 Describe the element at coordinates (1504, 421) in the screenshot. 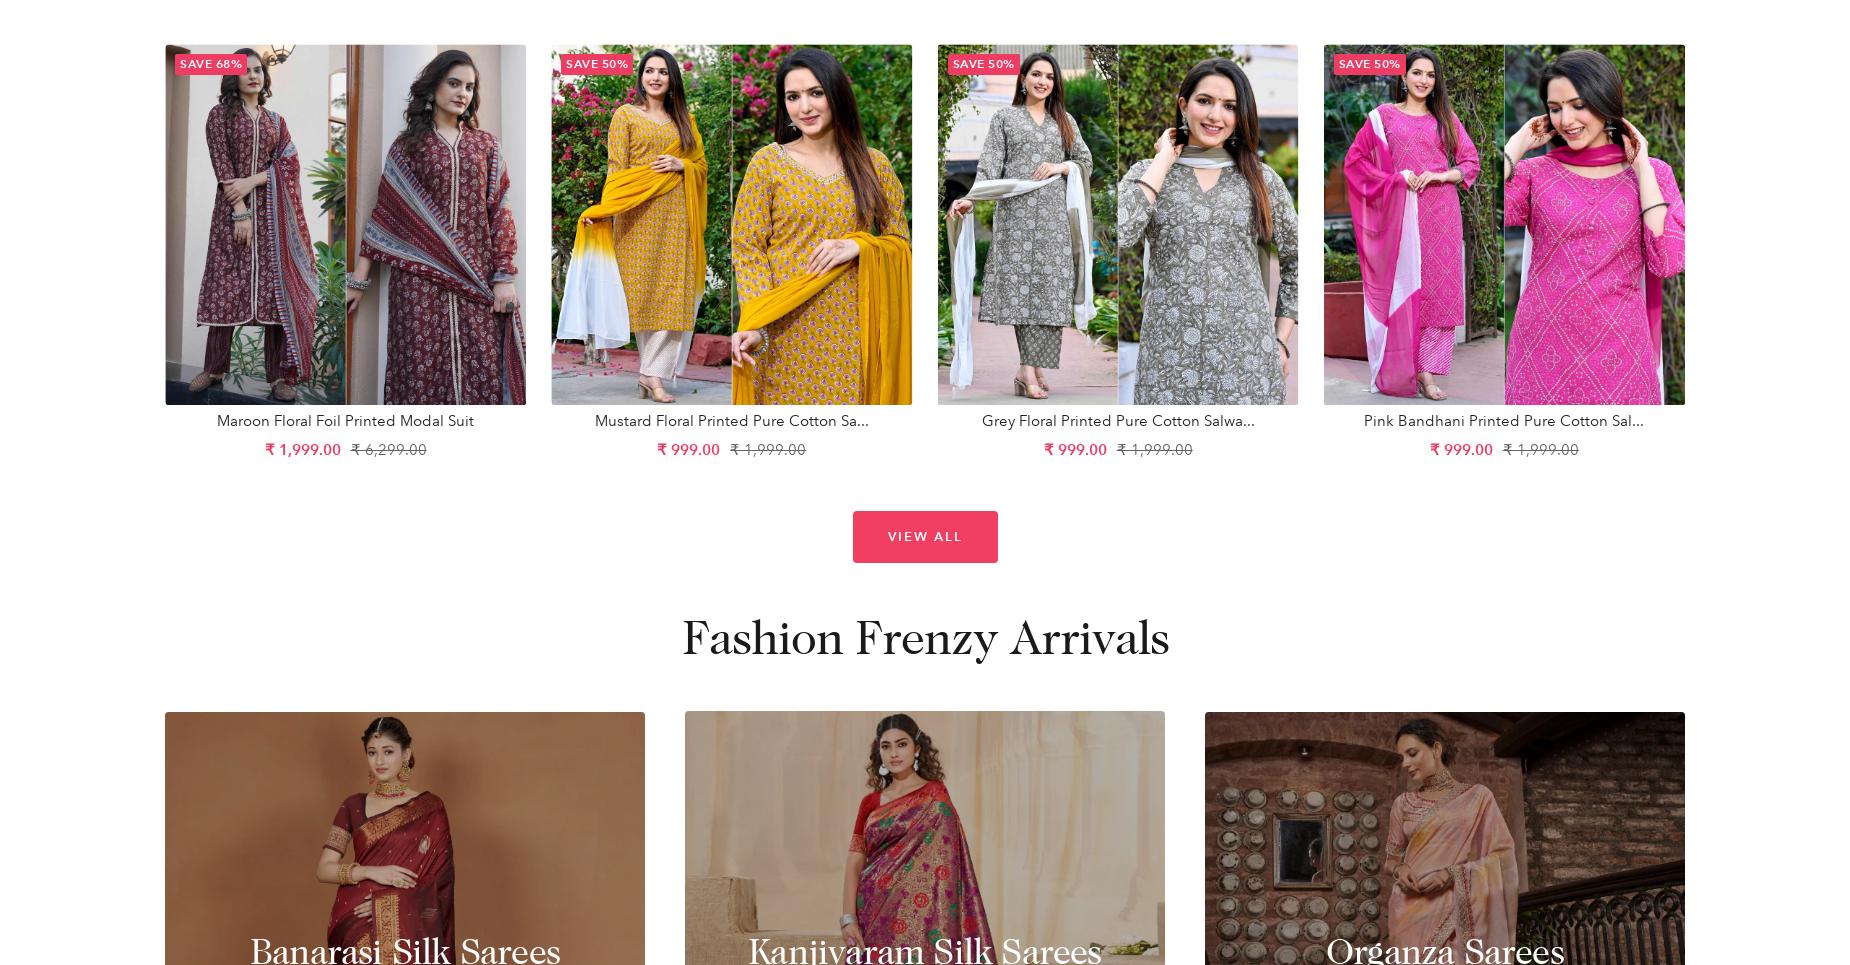

I see `'Pink Bandhani Printed Pure Cotton Sal...'` at that location.